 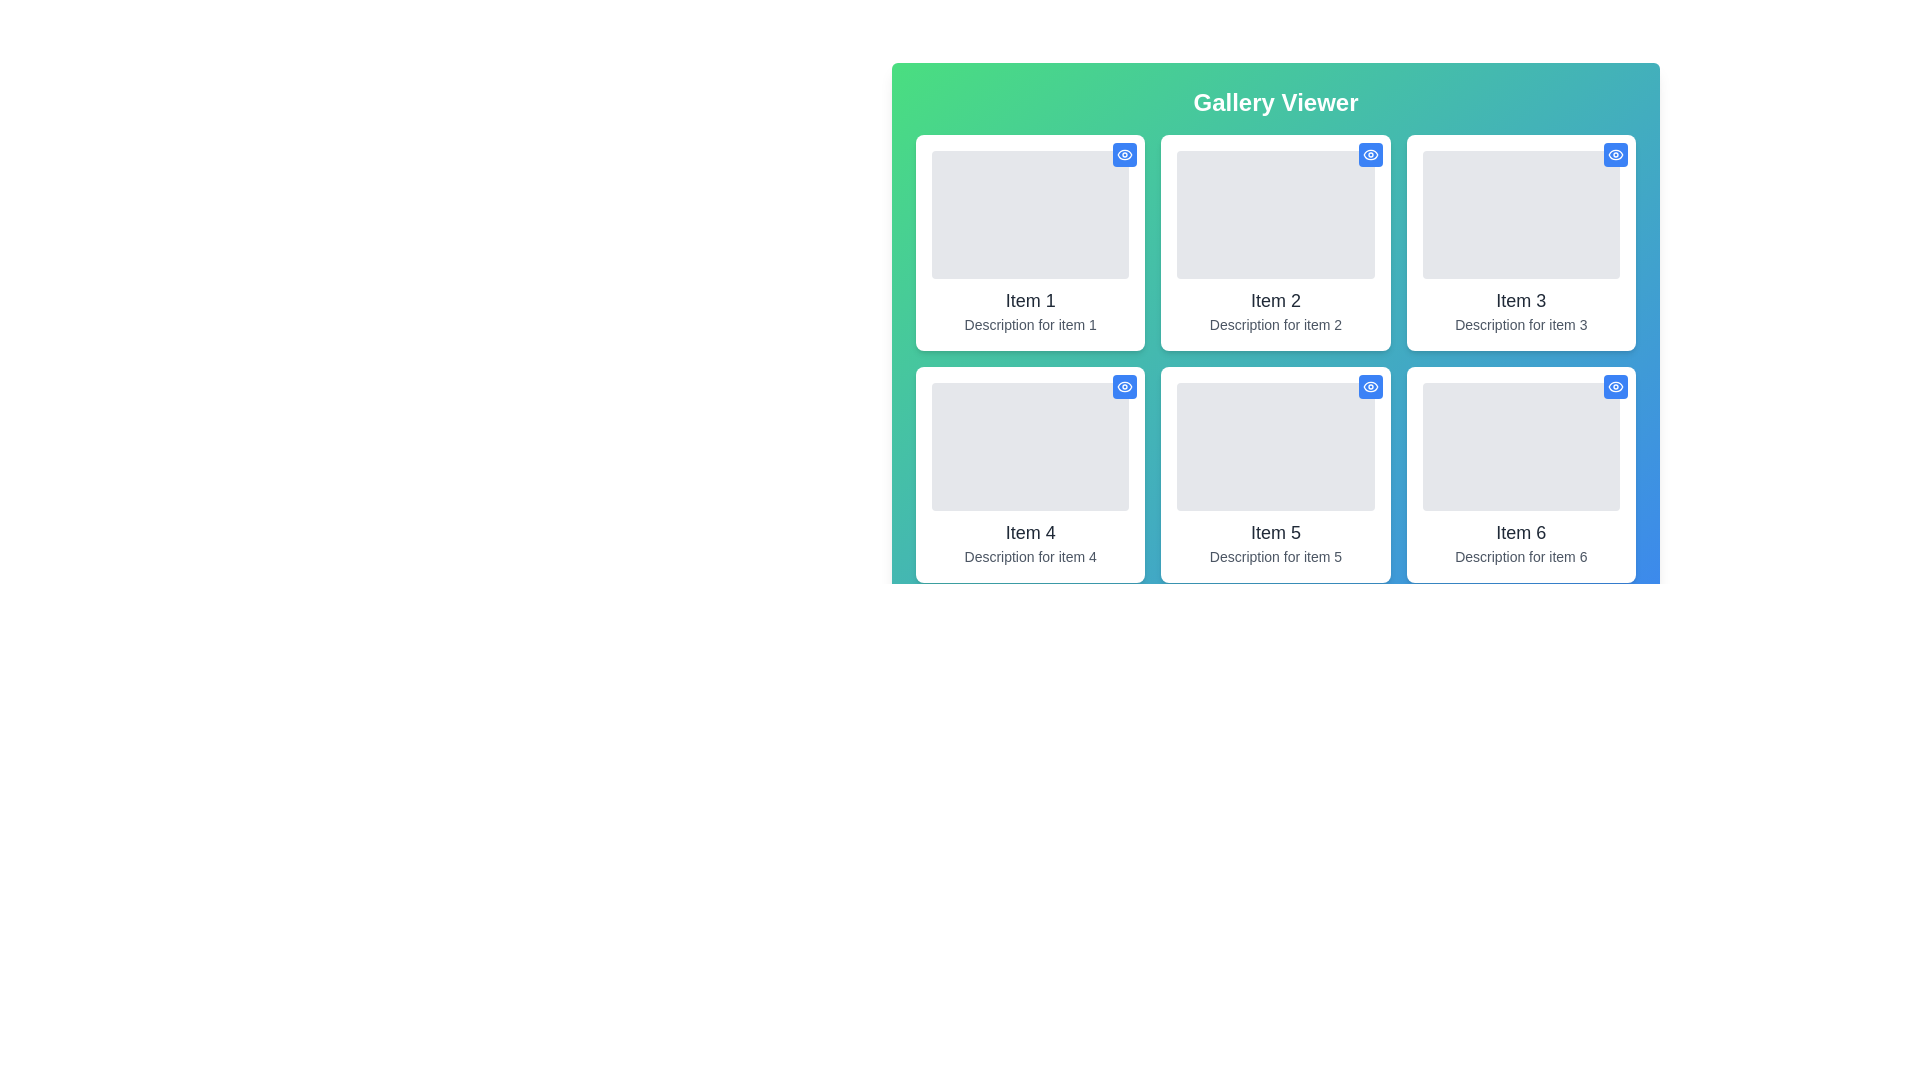 What do you see at coordinates (1520, 474) in the screenshot?
I see `the rectangular card for preview content that contains an image placeholder, the title 'Item 6', and a subtitle 'Description for item 6', with a blue button in the top-right corner` at bounding box center [1520, 474].